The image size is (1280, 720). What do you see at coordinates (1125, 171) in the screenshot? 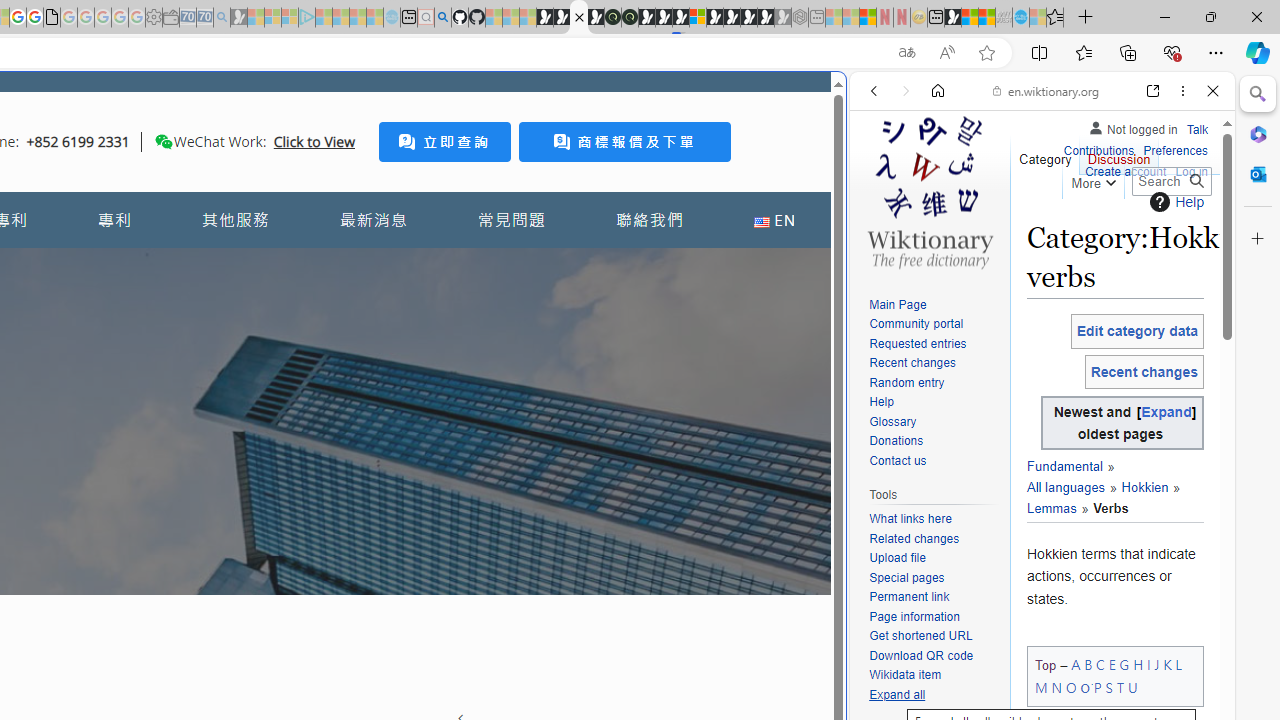
I see `'Create account'` at bounding box center [1125, 171].